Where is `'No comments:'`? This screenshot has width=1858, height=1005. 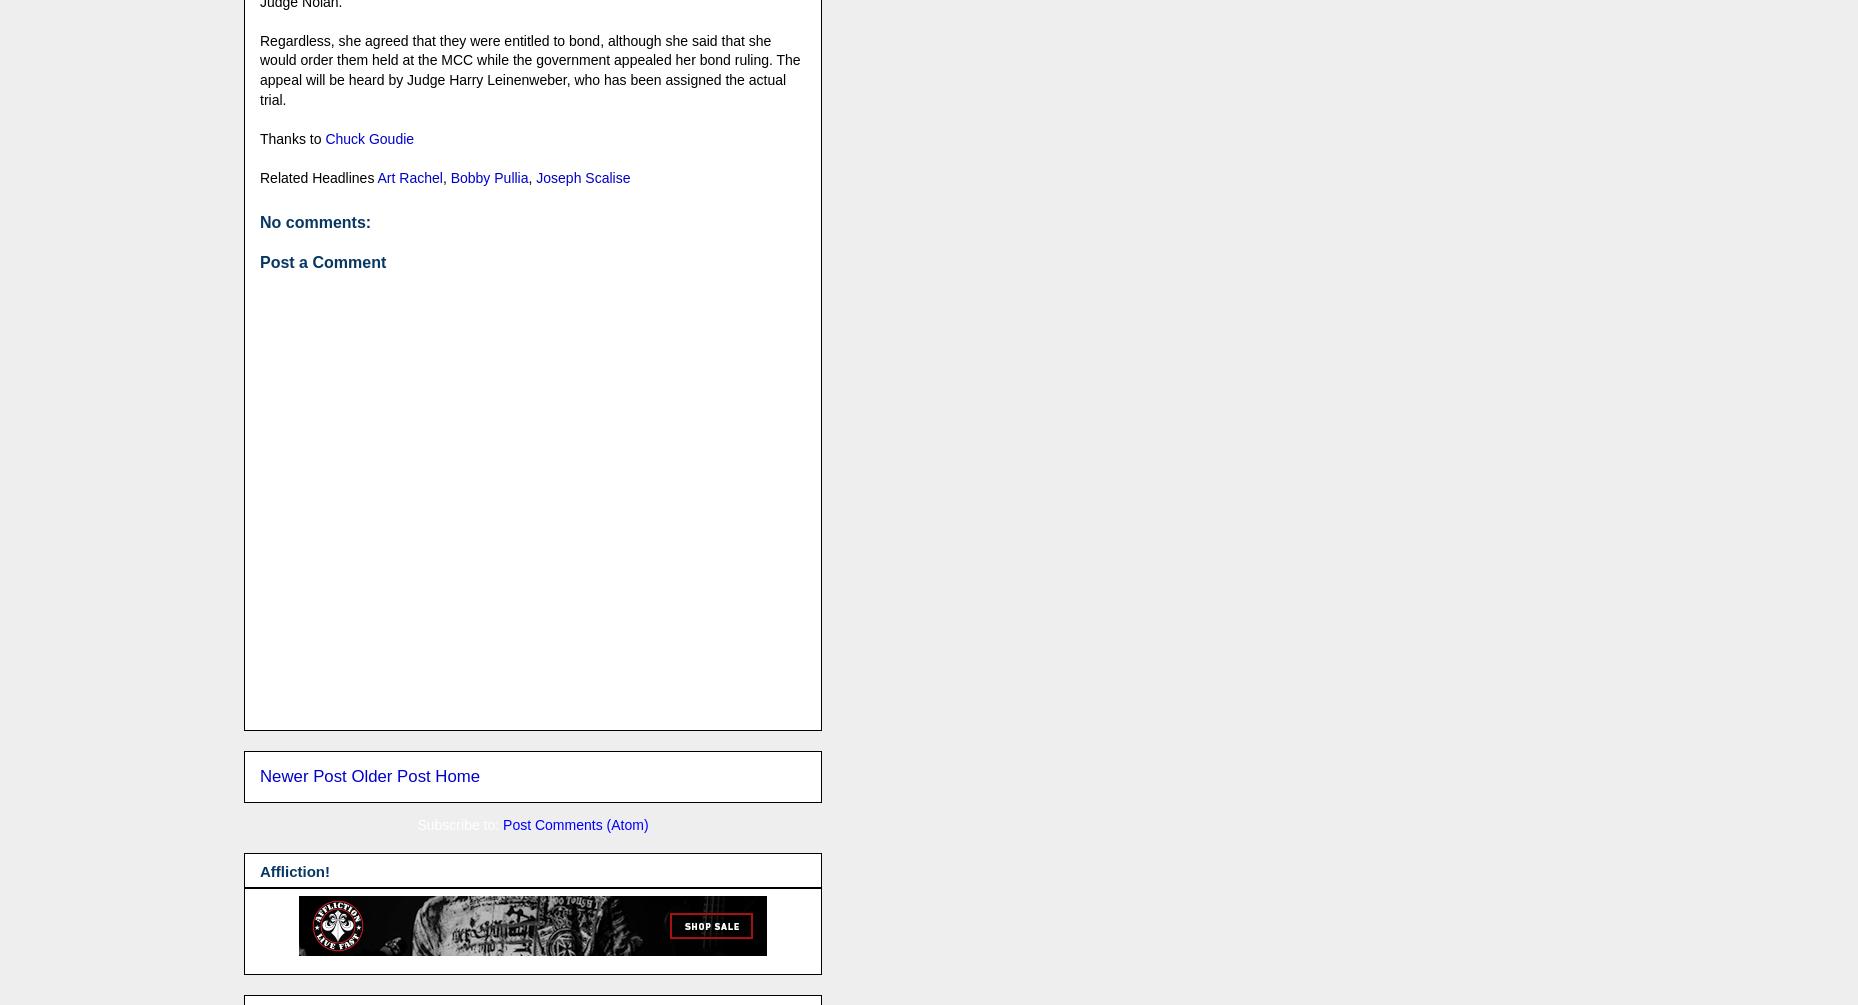 'No comments:' is located at coordinates (258, 221).